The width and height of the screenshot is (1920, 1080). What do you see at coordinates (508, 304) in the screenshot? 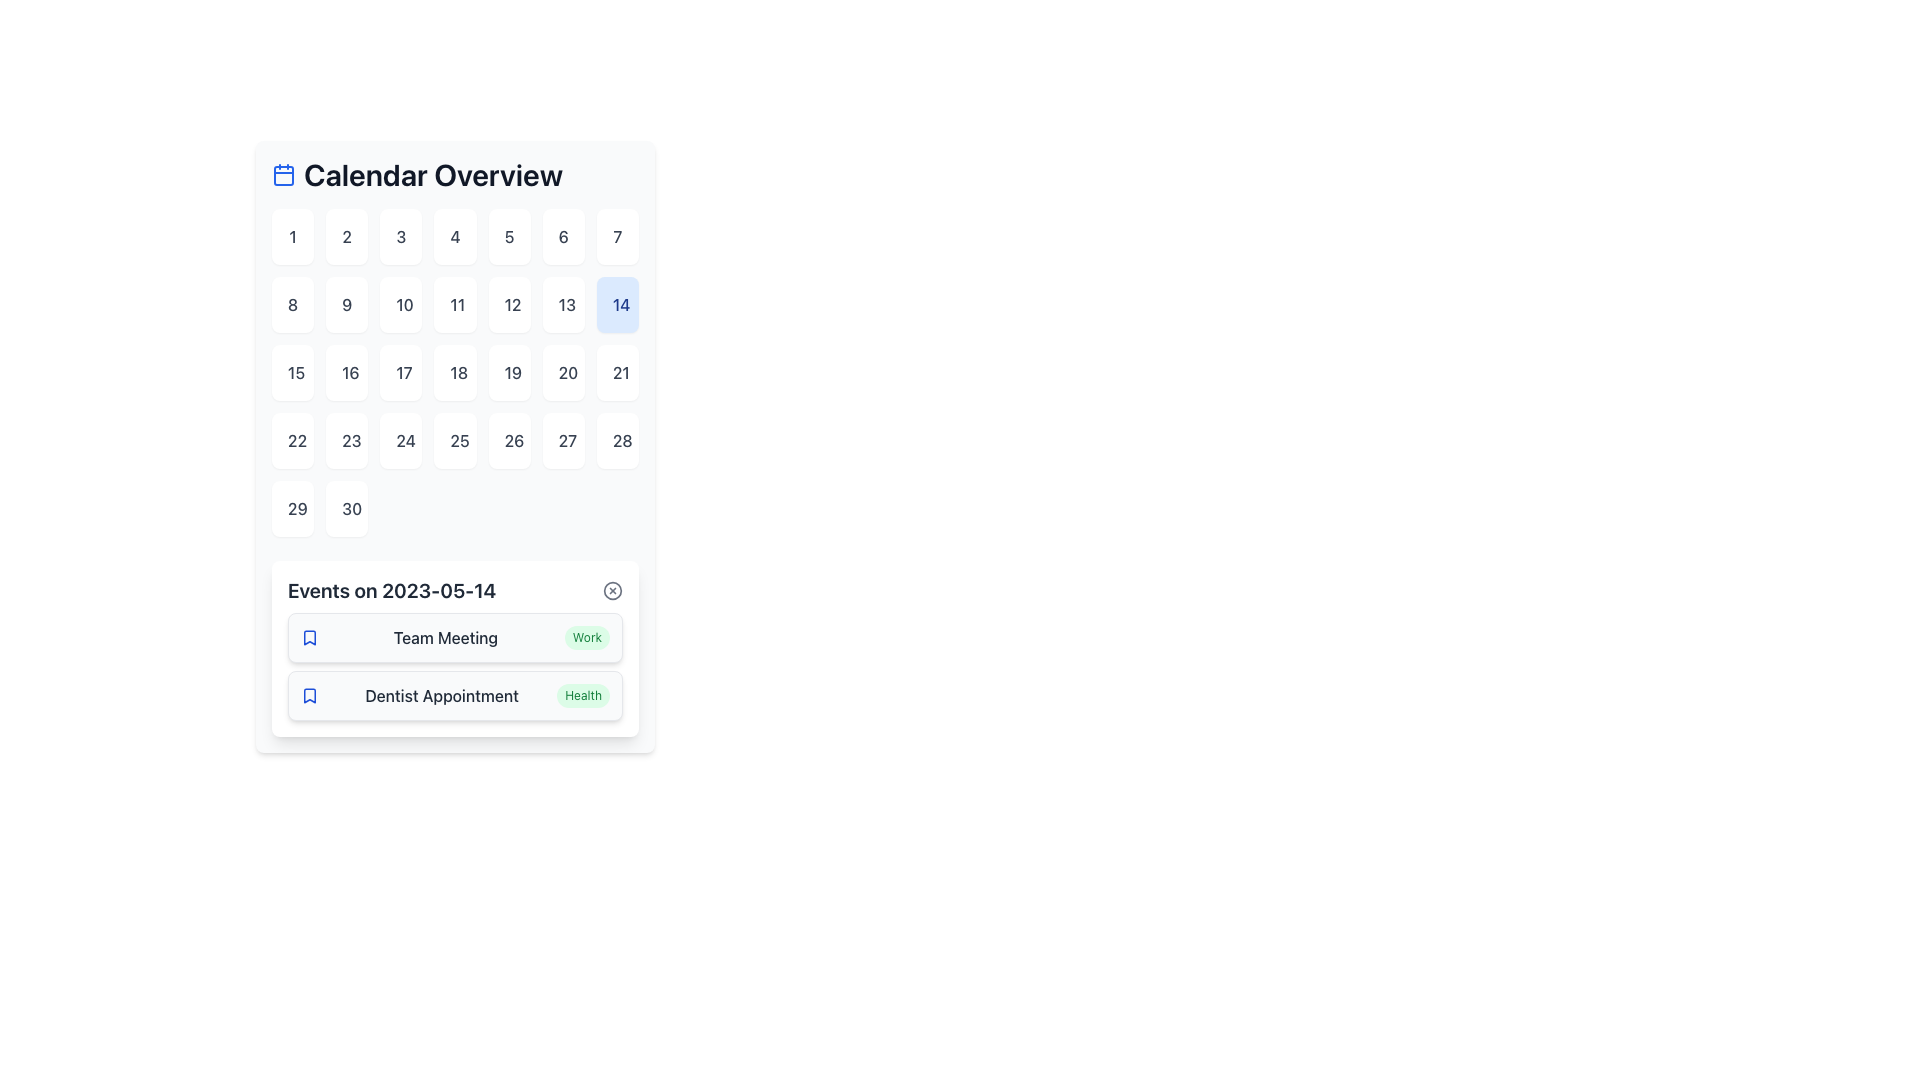
I see `the button representing the 12th day in the calendar view` at bounding box center [508, 304].